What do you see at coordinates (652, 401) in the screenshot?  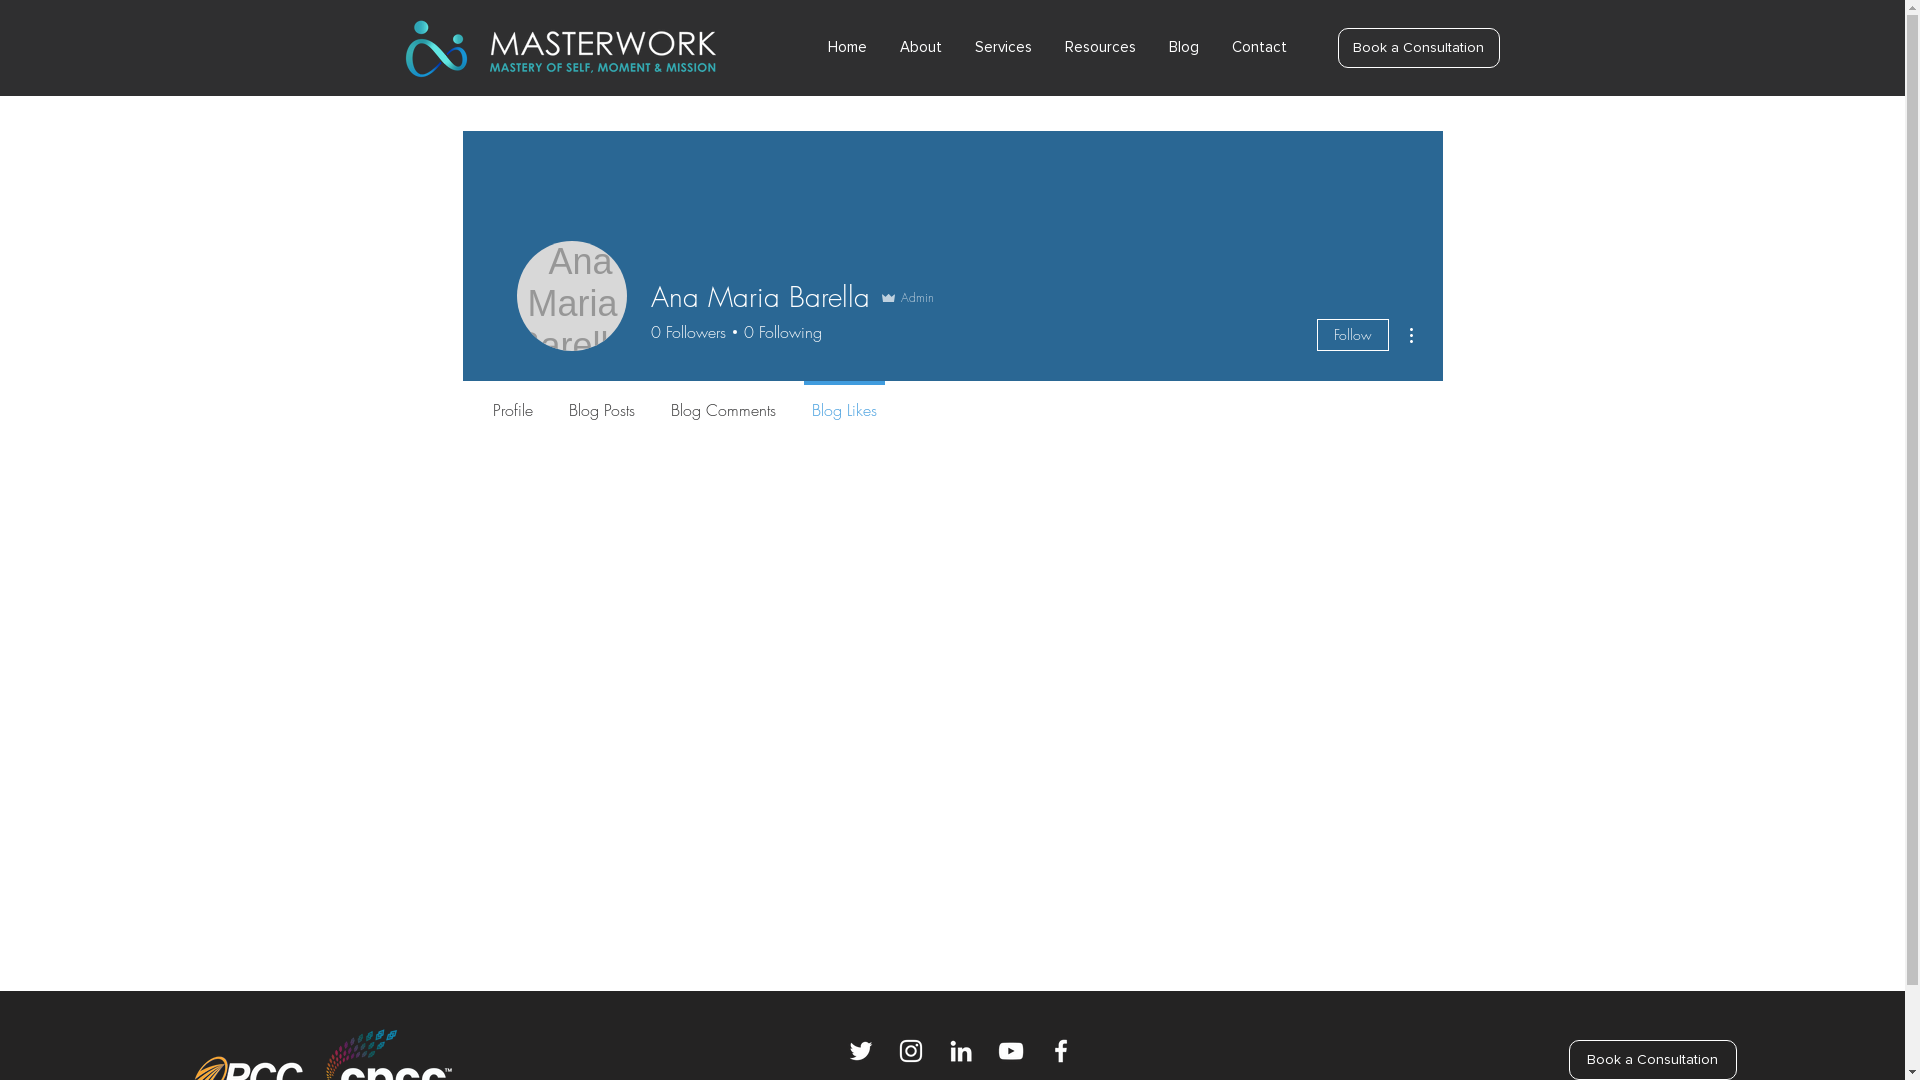 I see `'Blog Comments'` at bounding box center [652, 401].